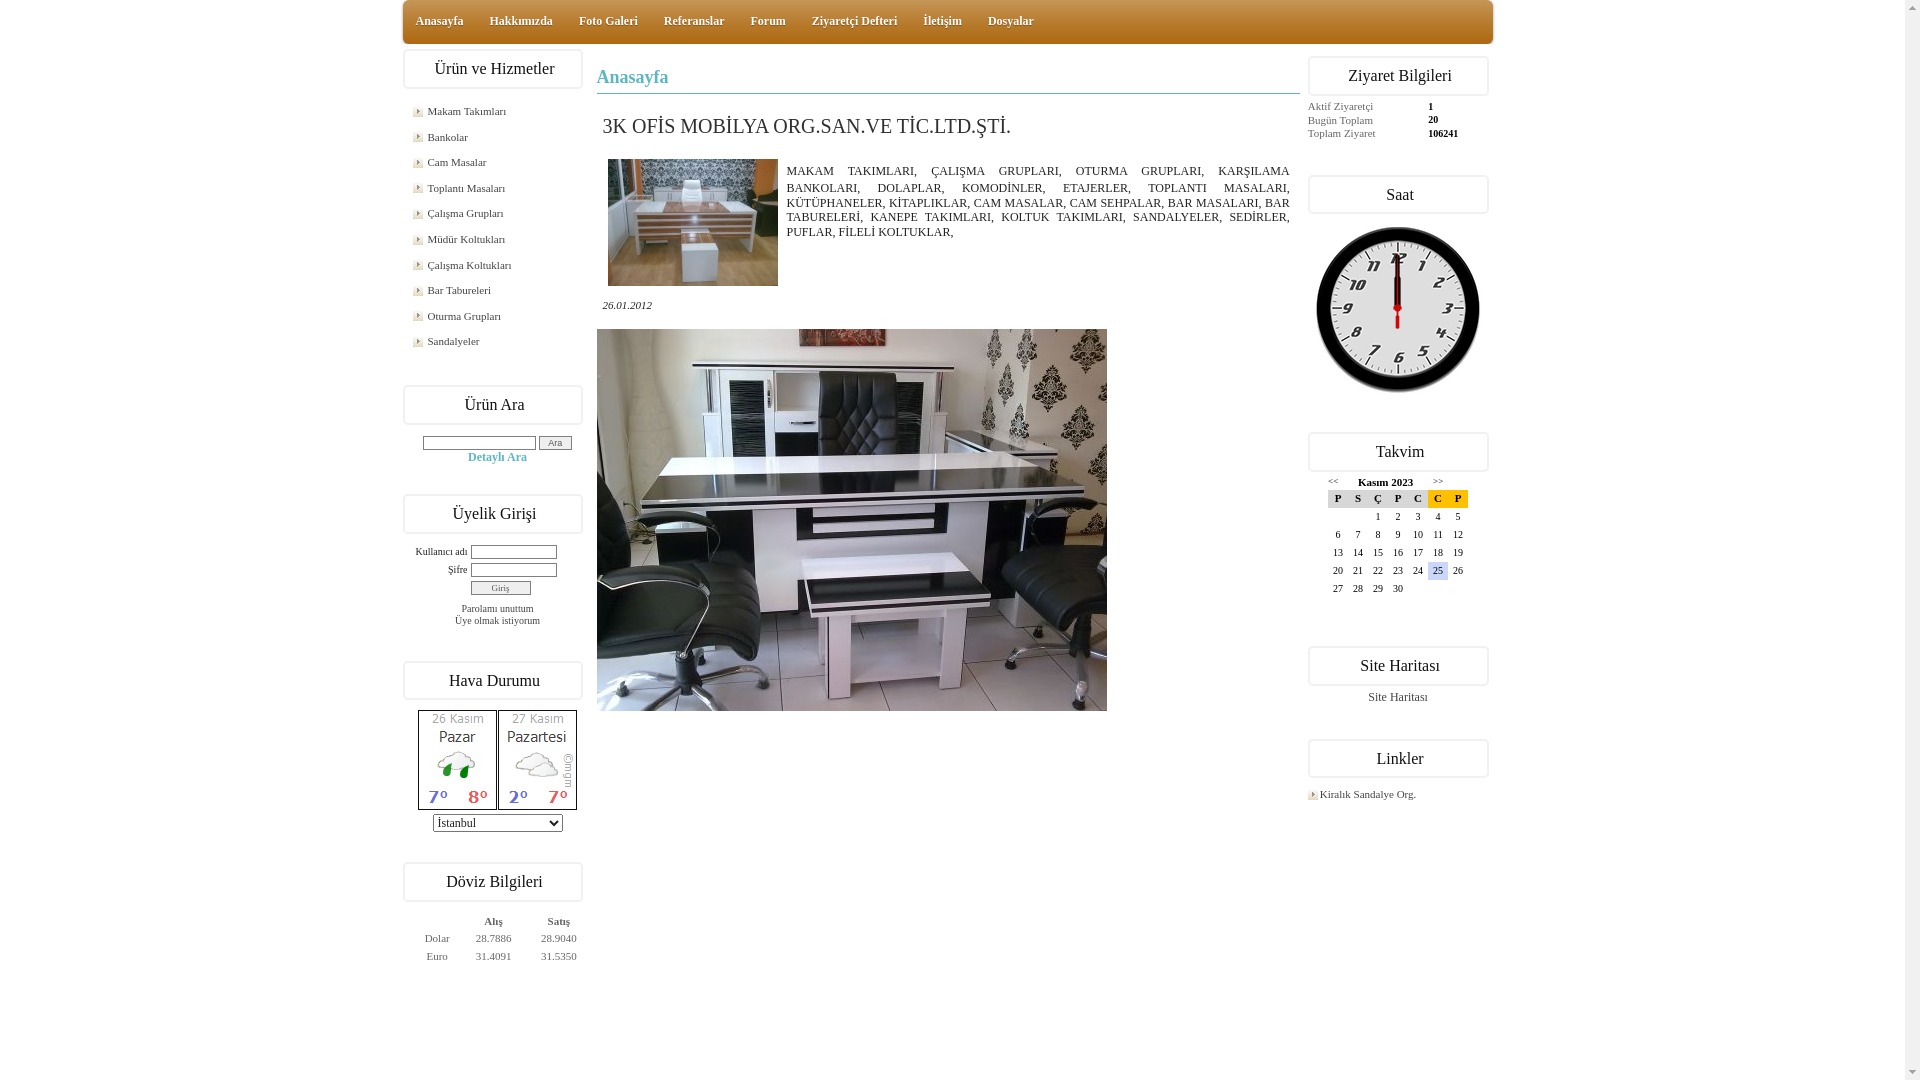 The height and width of the screenshot is (1080, 1920). I want to click on '2', so click(1396, 515).